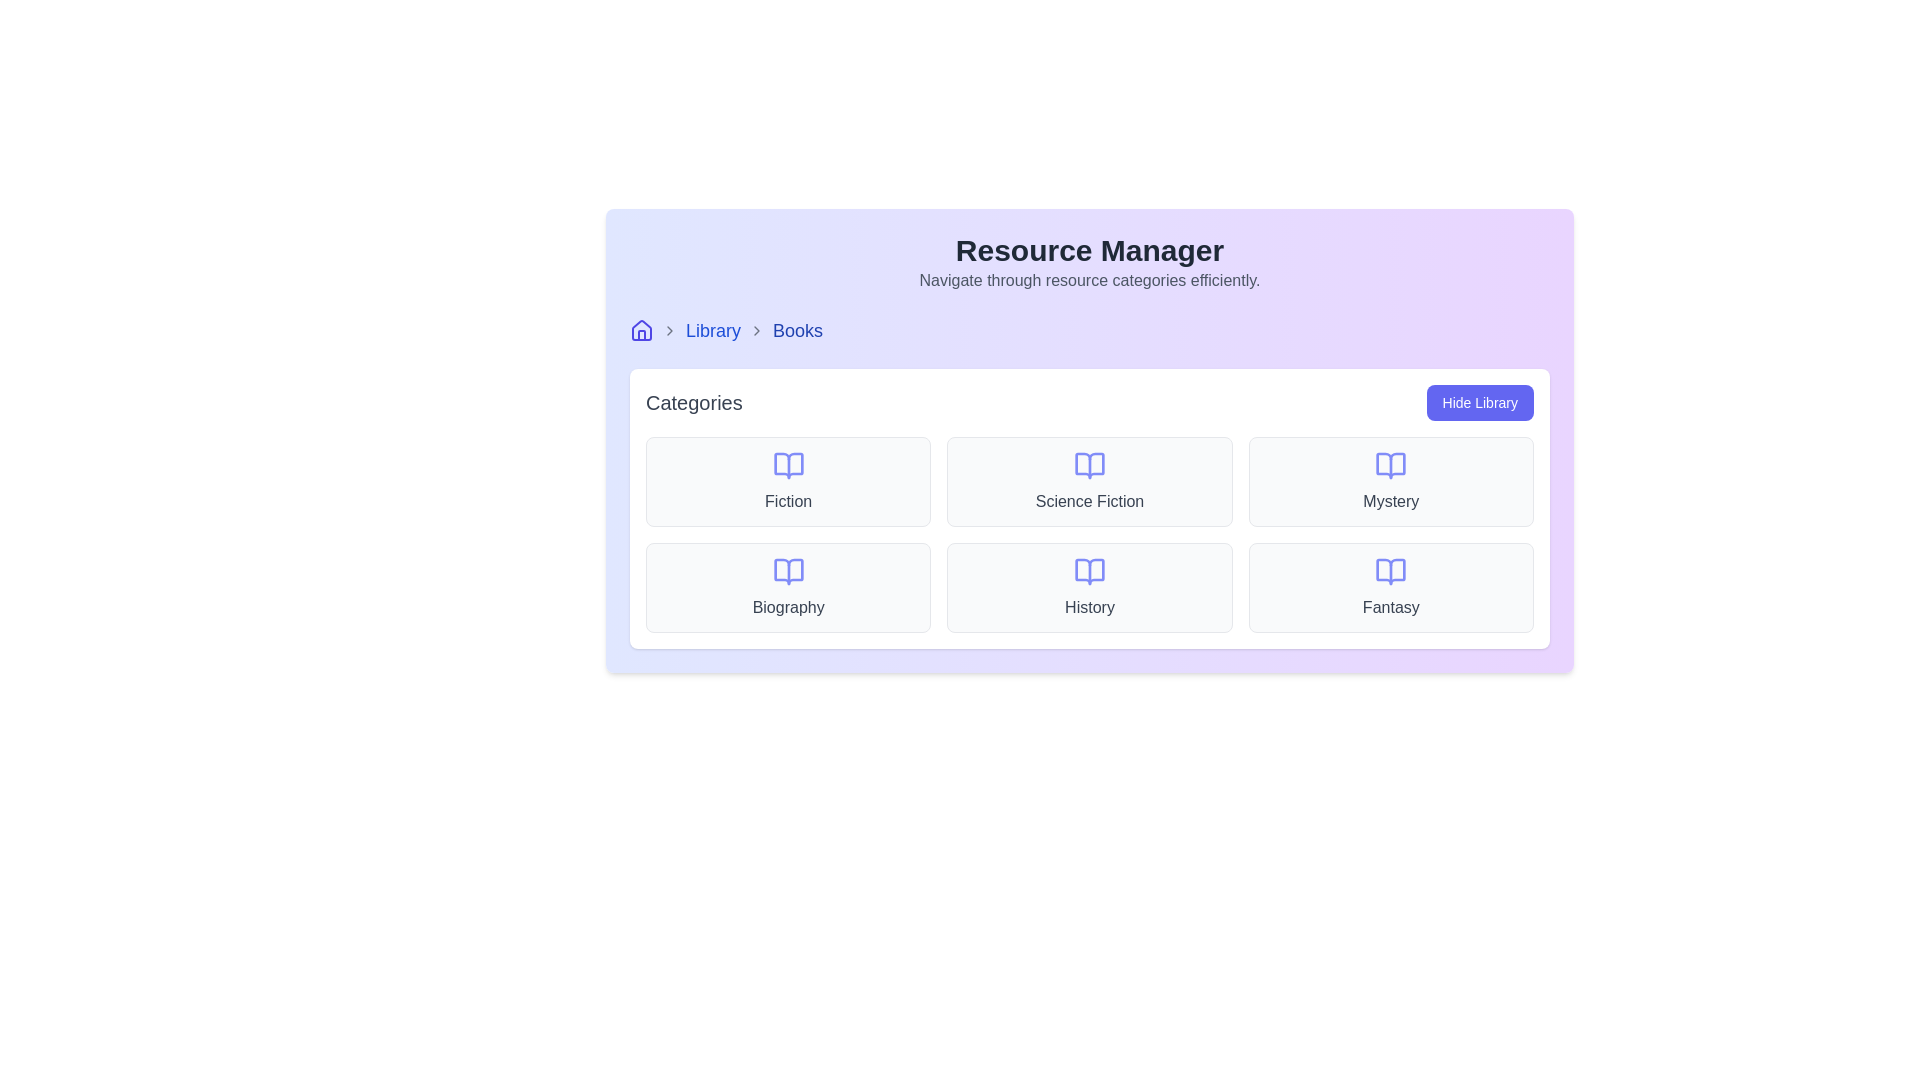  I want to click on the decorative icon representing the 'History' category within the Categories section, so click(1088, 571).